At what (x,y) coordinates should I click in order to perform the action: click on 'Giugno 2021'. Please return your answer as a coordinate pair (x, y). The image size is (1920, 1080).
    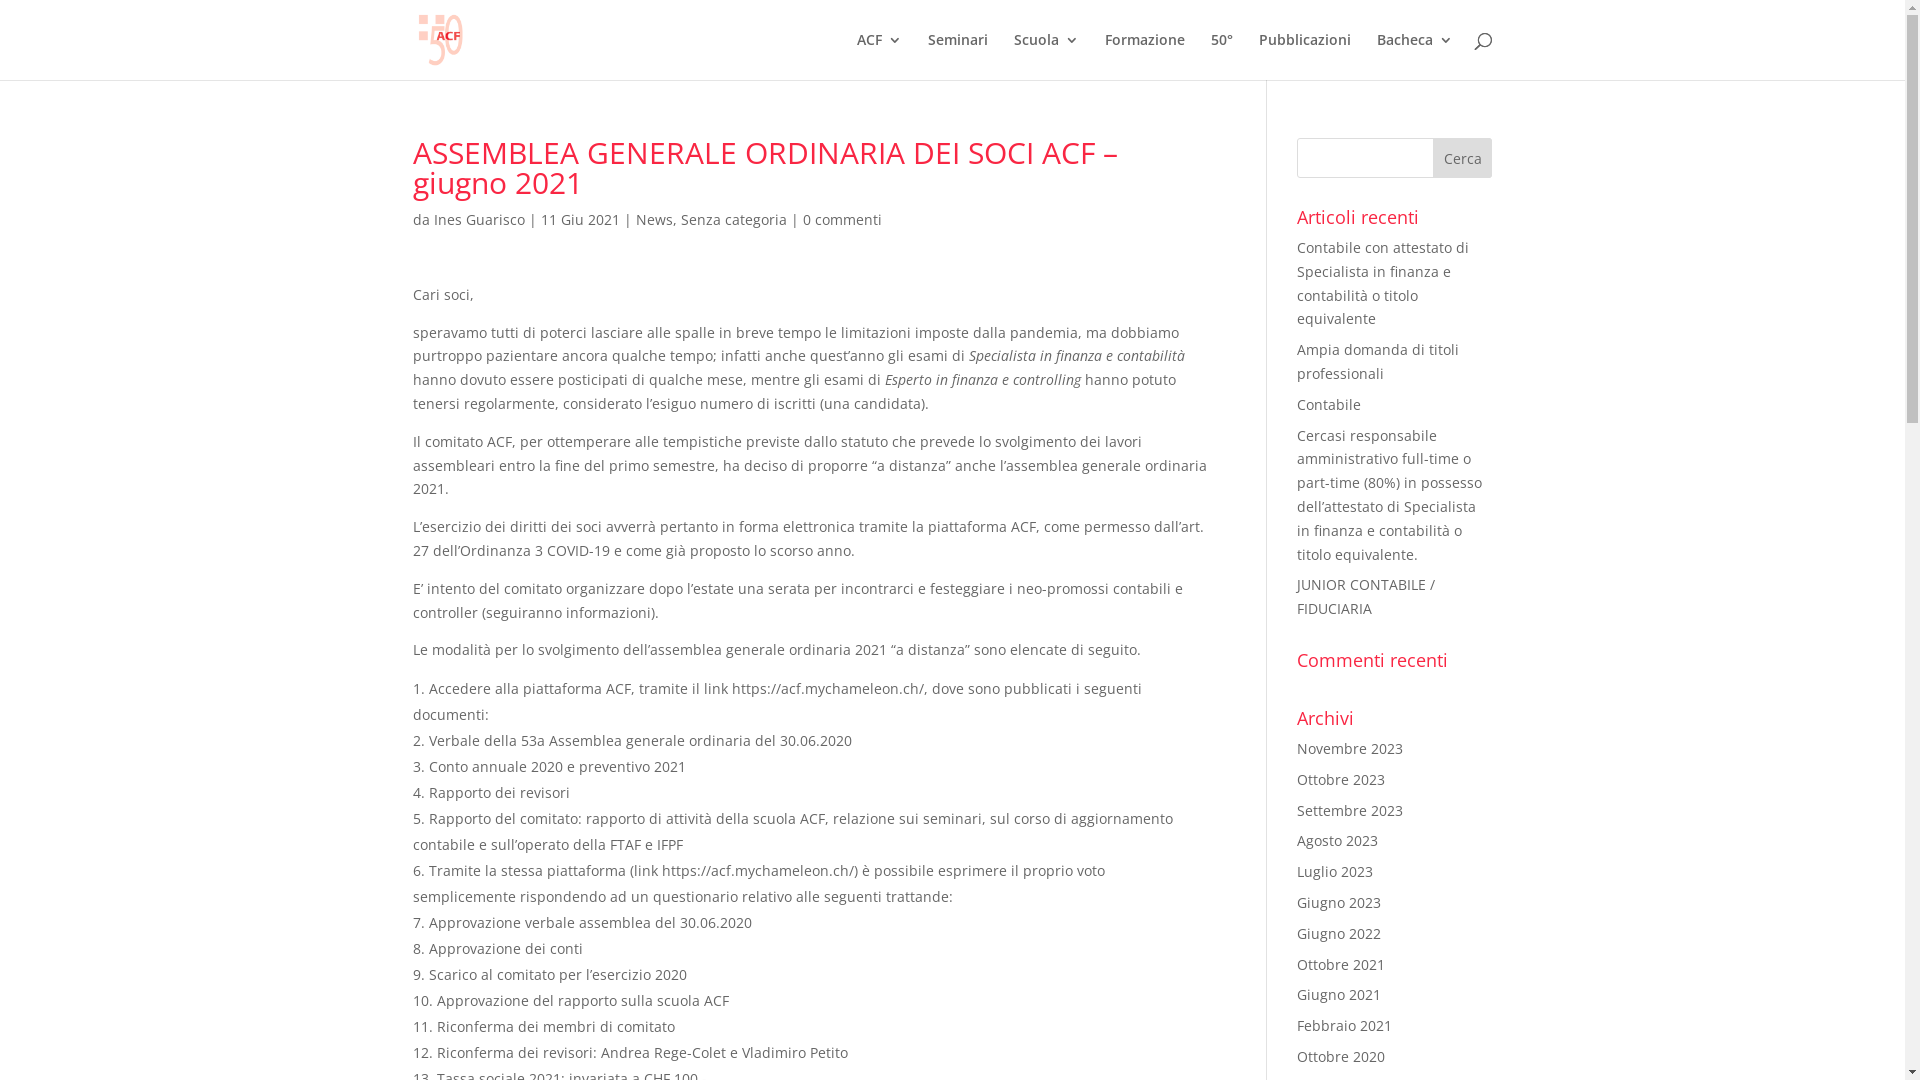
    Looking at the image, I should click on (1339, 994).